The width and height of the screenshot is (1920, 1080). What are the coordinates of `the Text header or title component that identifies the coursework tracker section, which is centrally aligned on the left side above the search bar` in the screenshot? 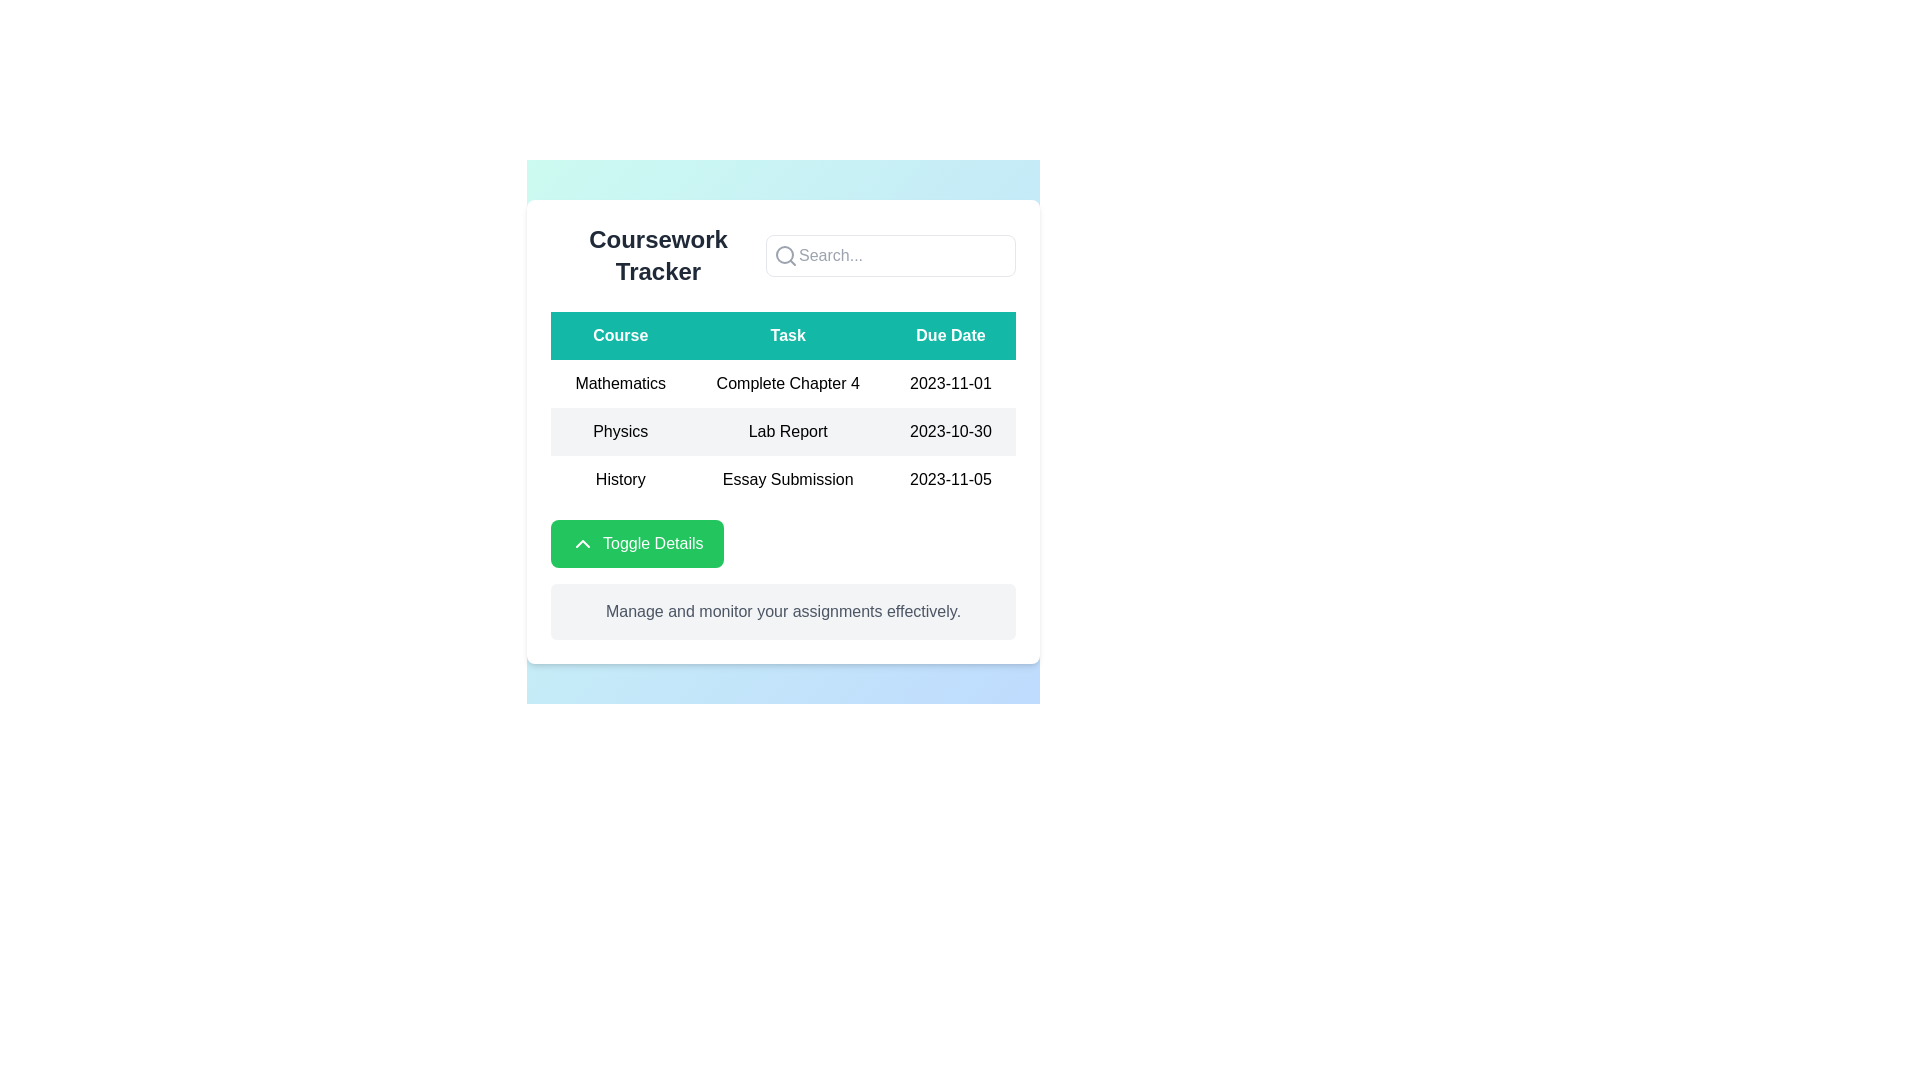 It's located at (658, 254).